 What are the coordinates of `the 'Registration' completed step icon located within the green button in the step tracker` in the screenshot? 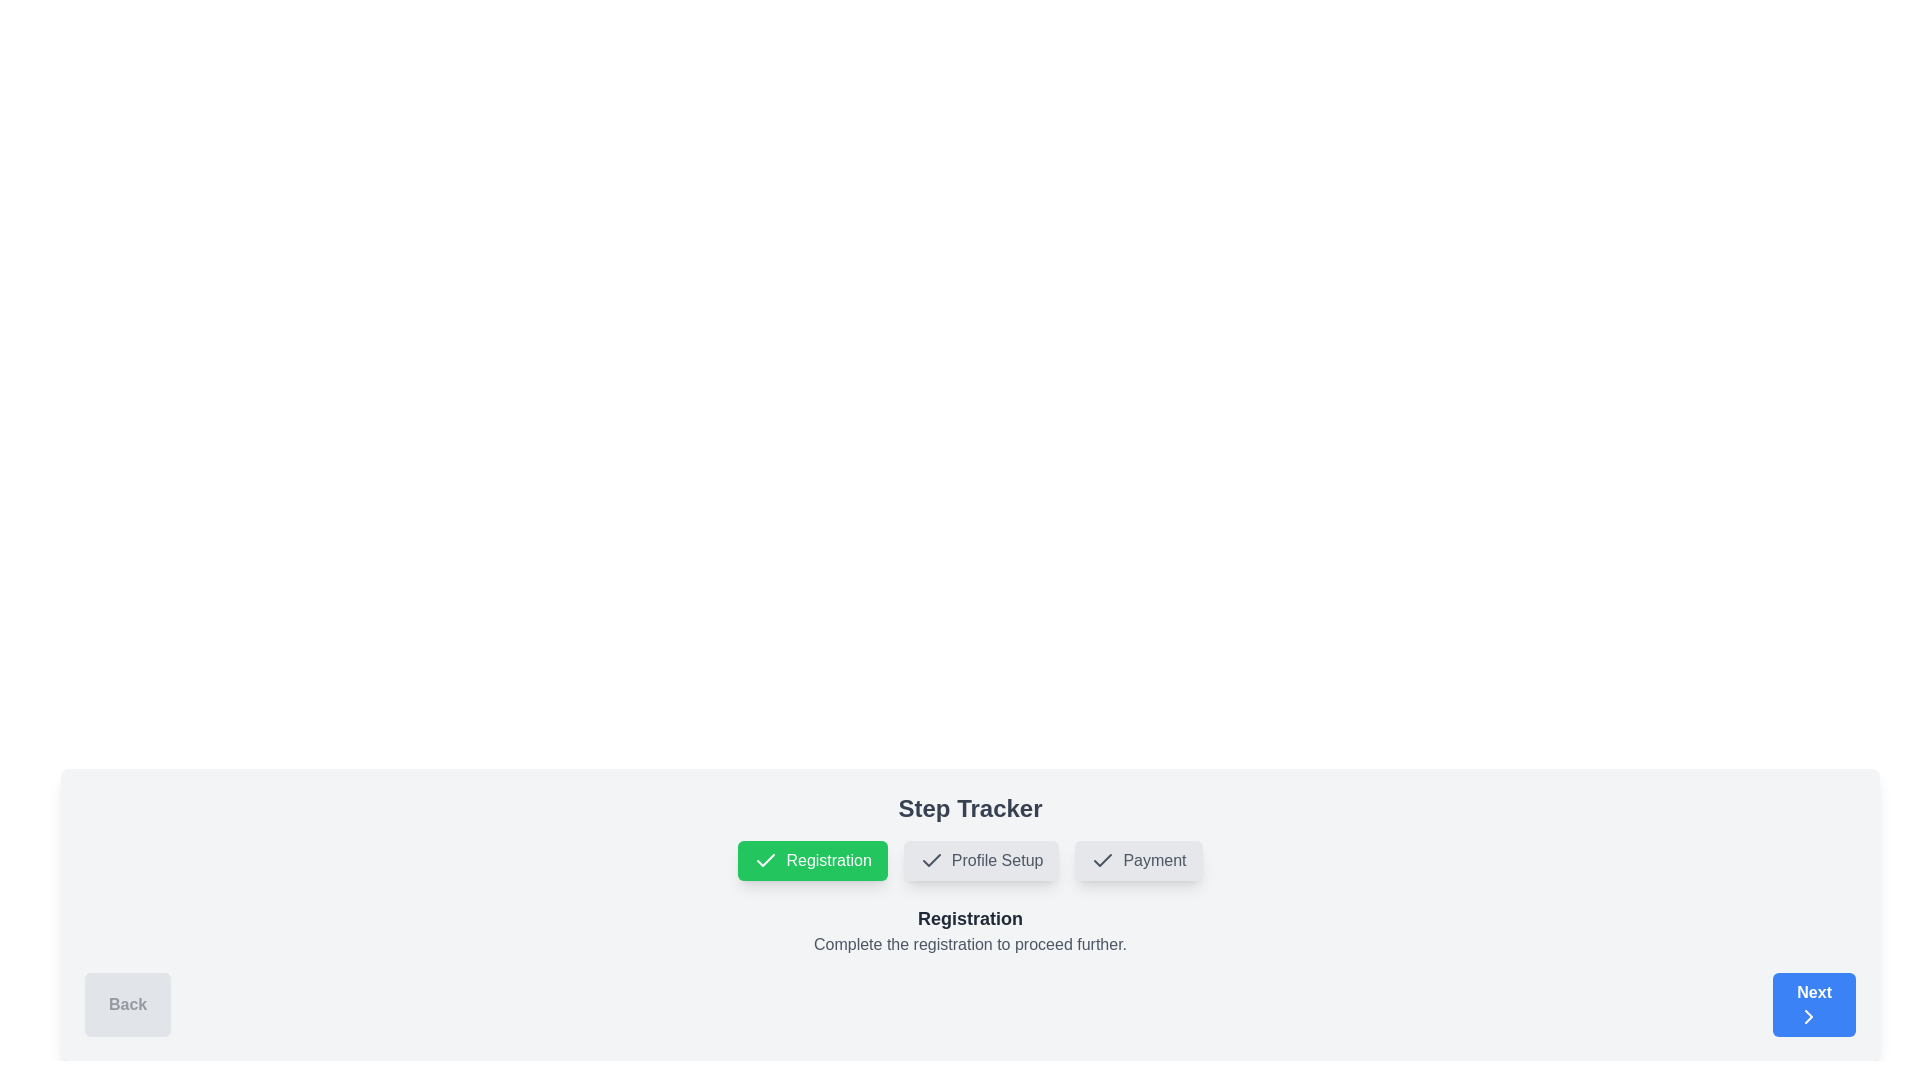 It's located at (765, 859).